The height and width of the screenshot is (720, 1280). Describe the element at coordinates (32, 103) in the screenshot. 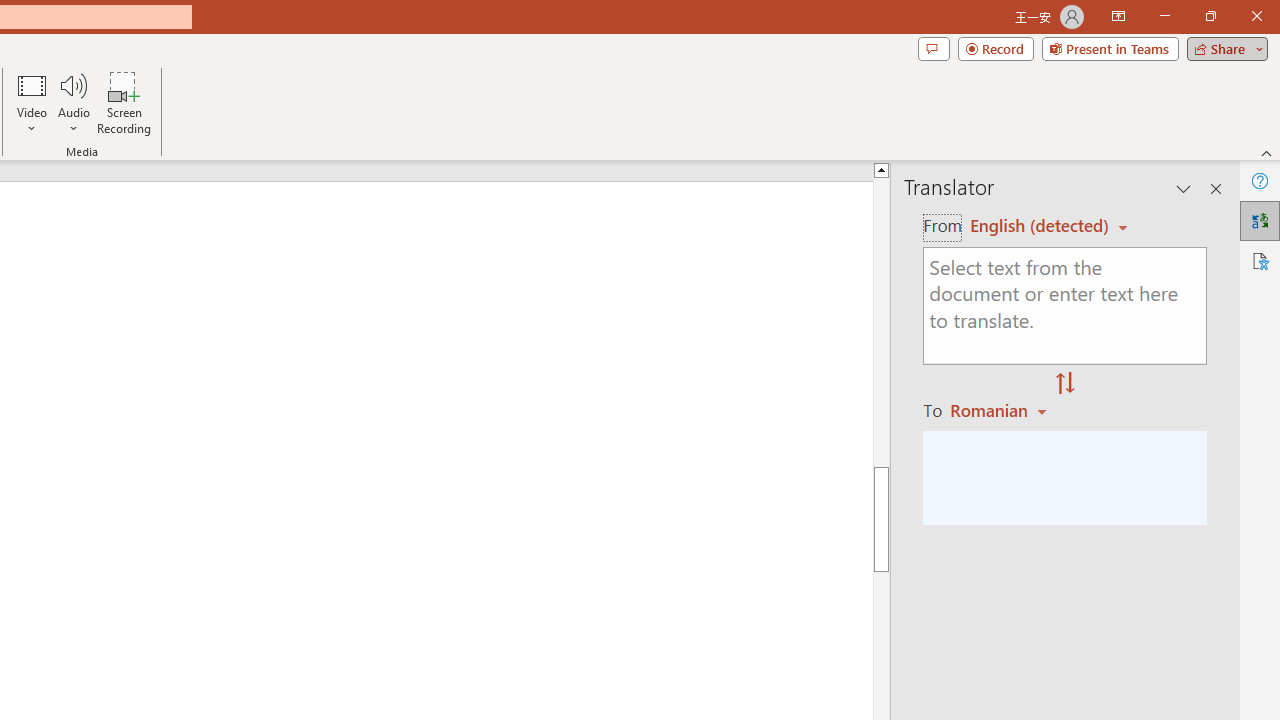

I see `'Video'` at that location.